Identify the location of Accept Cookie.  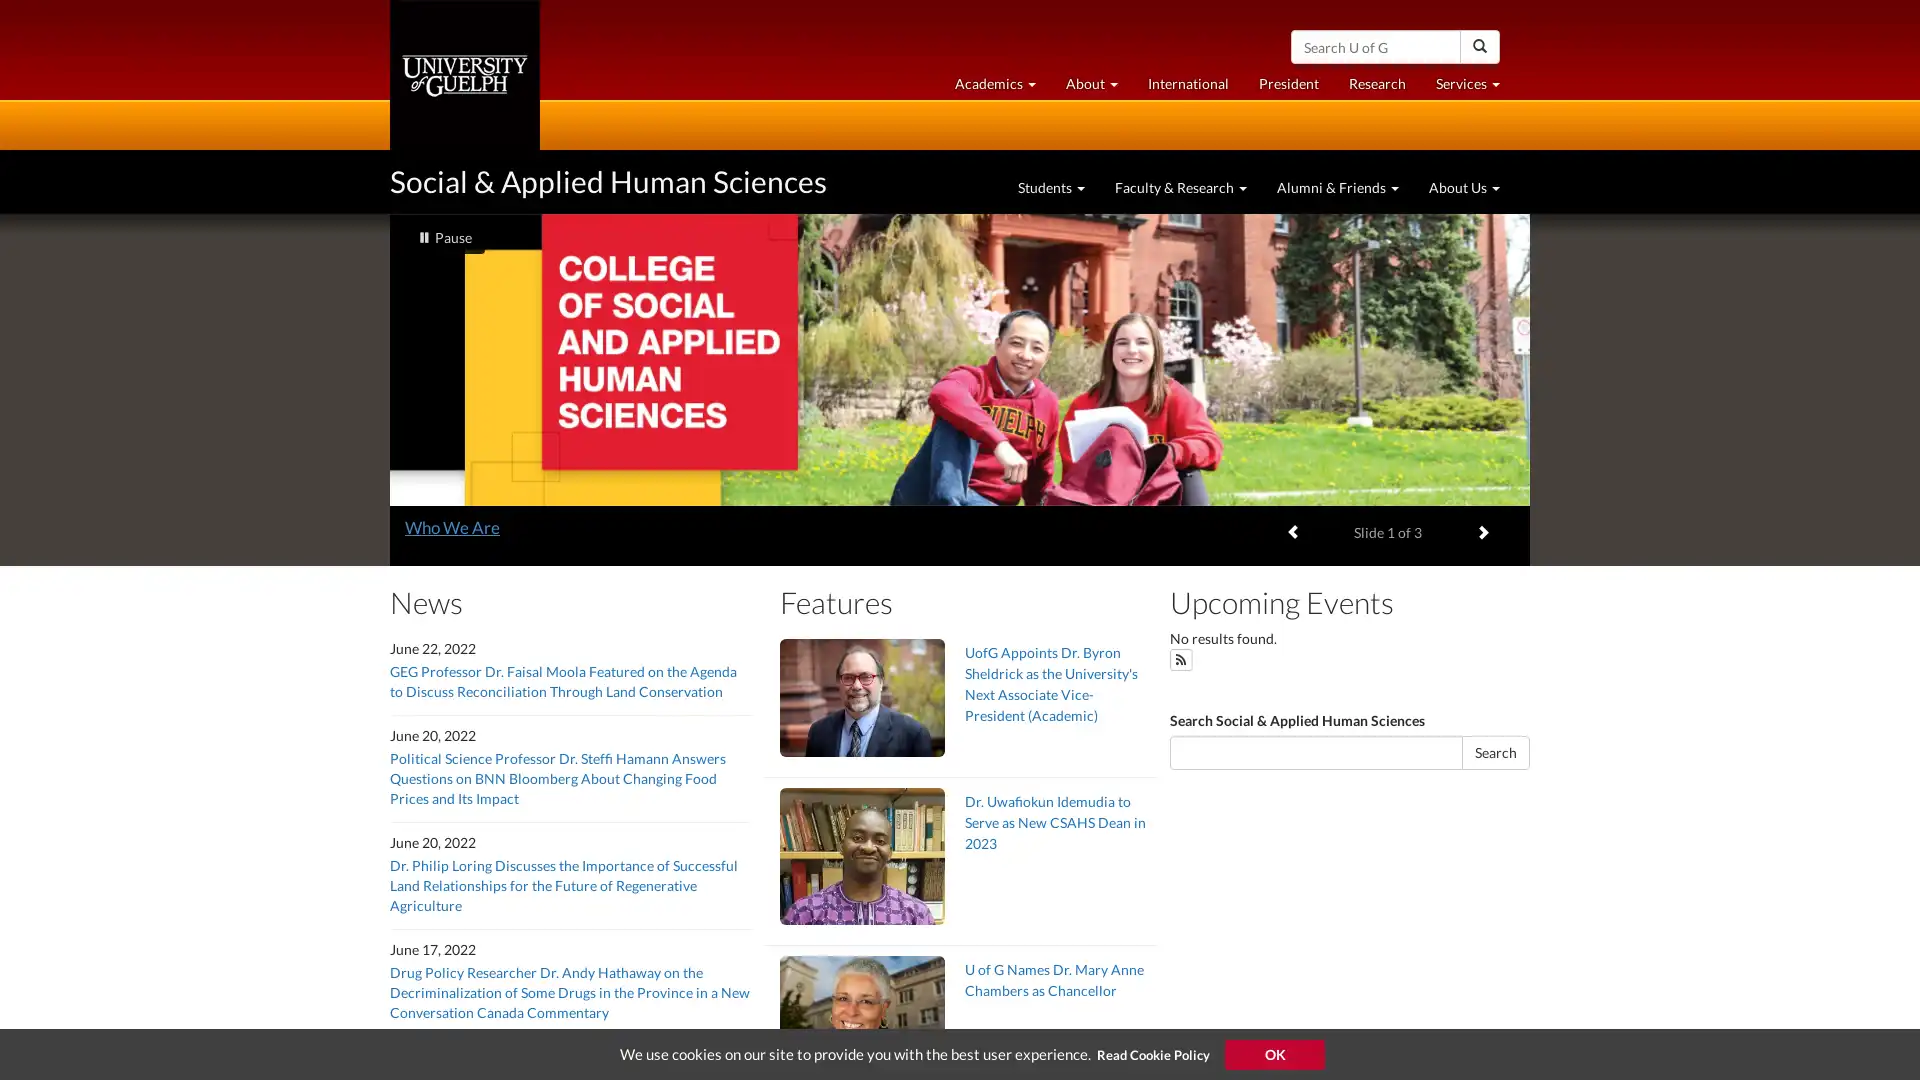
(1274, 1052).